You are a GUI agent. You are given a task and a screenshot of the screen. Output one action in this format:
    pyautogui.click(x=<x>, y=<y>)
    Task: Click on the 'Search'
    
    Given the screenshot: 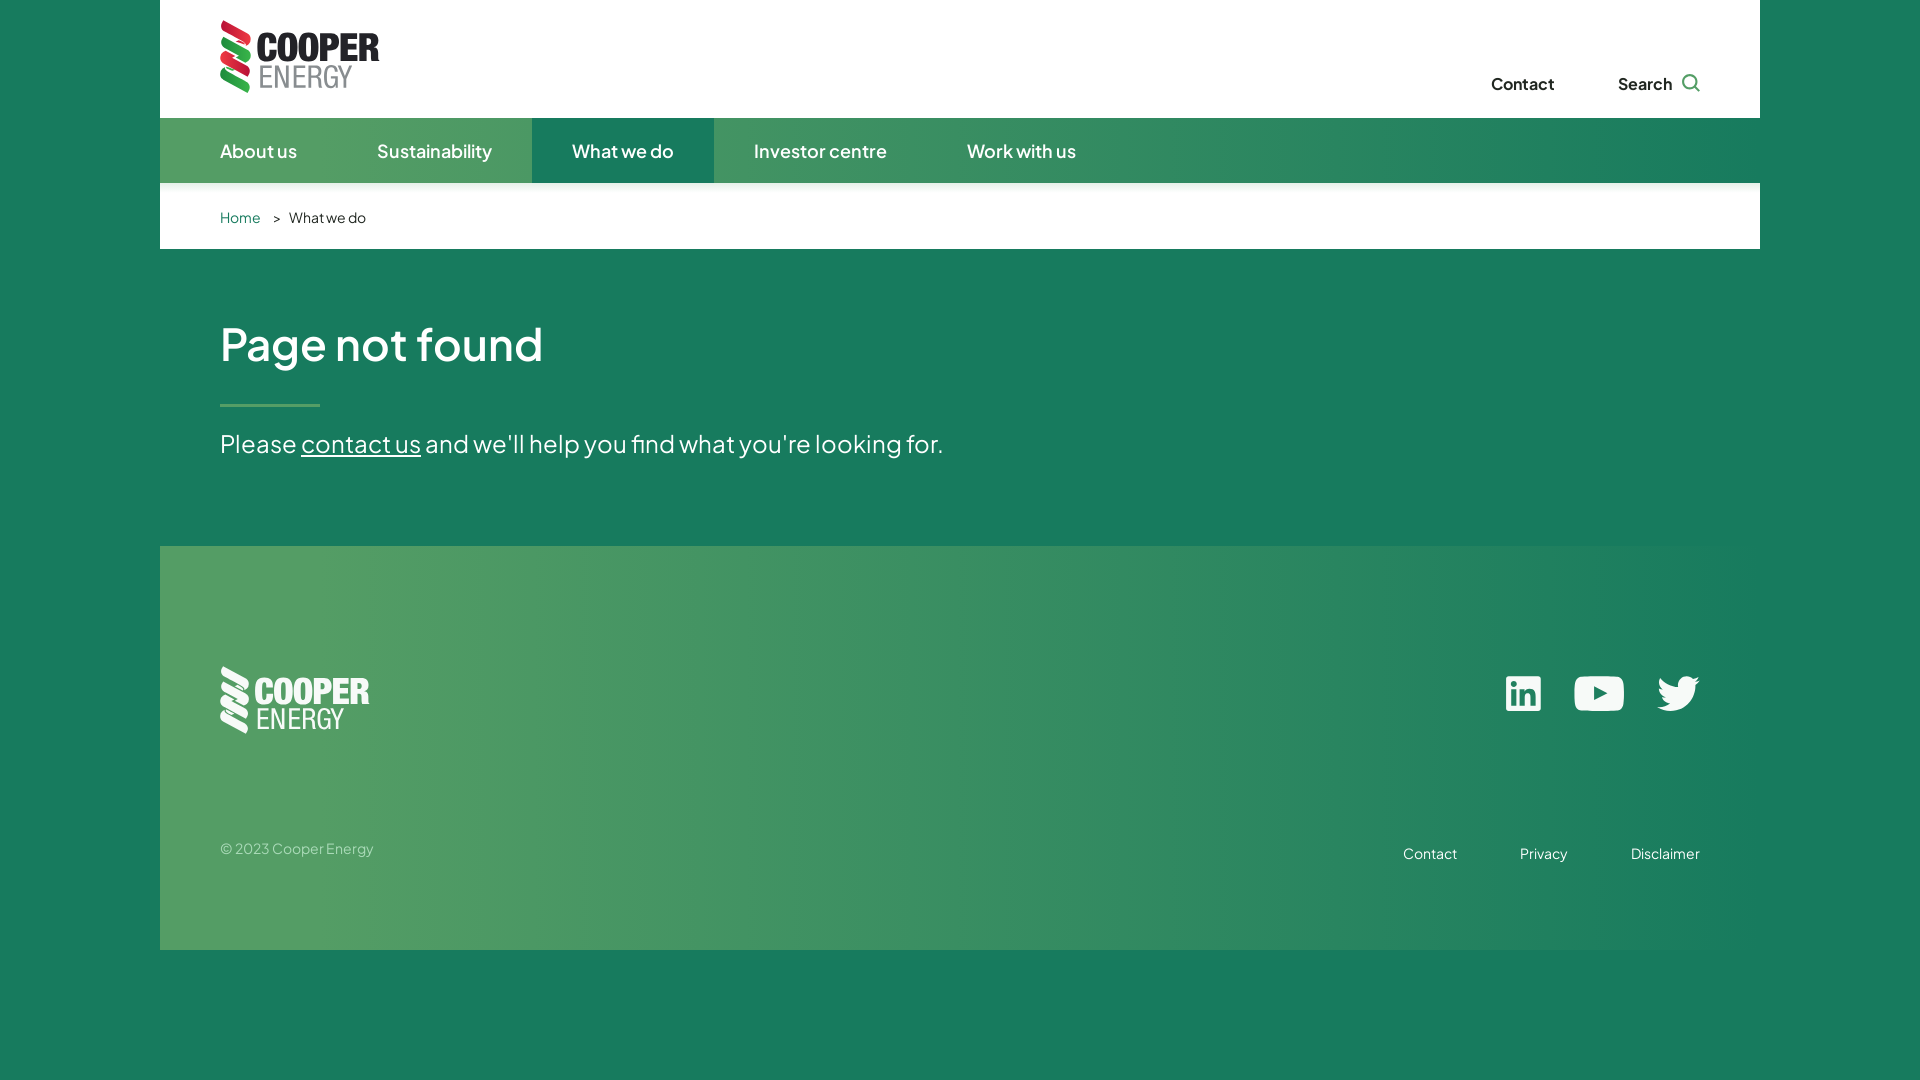 What is the action you would take?
    pyautogui.click(x=1617, y=82)
    